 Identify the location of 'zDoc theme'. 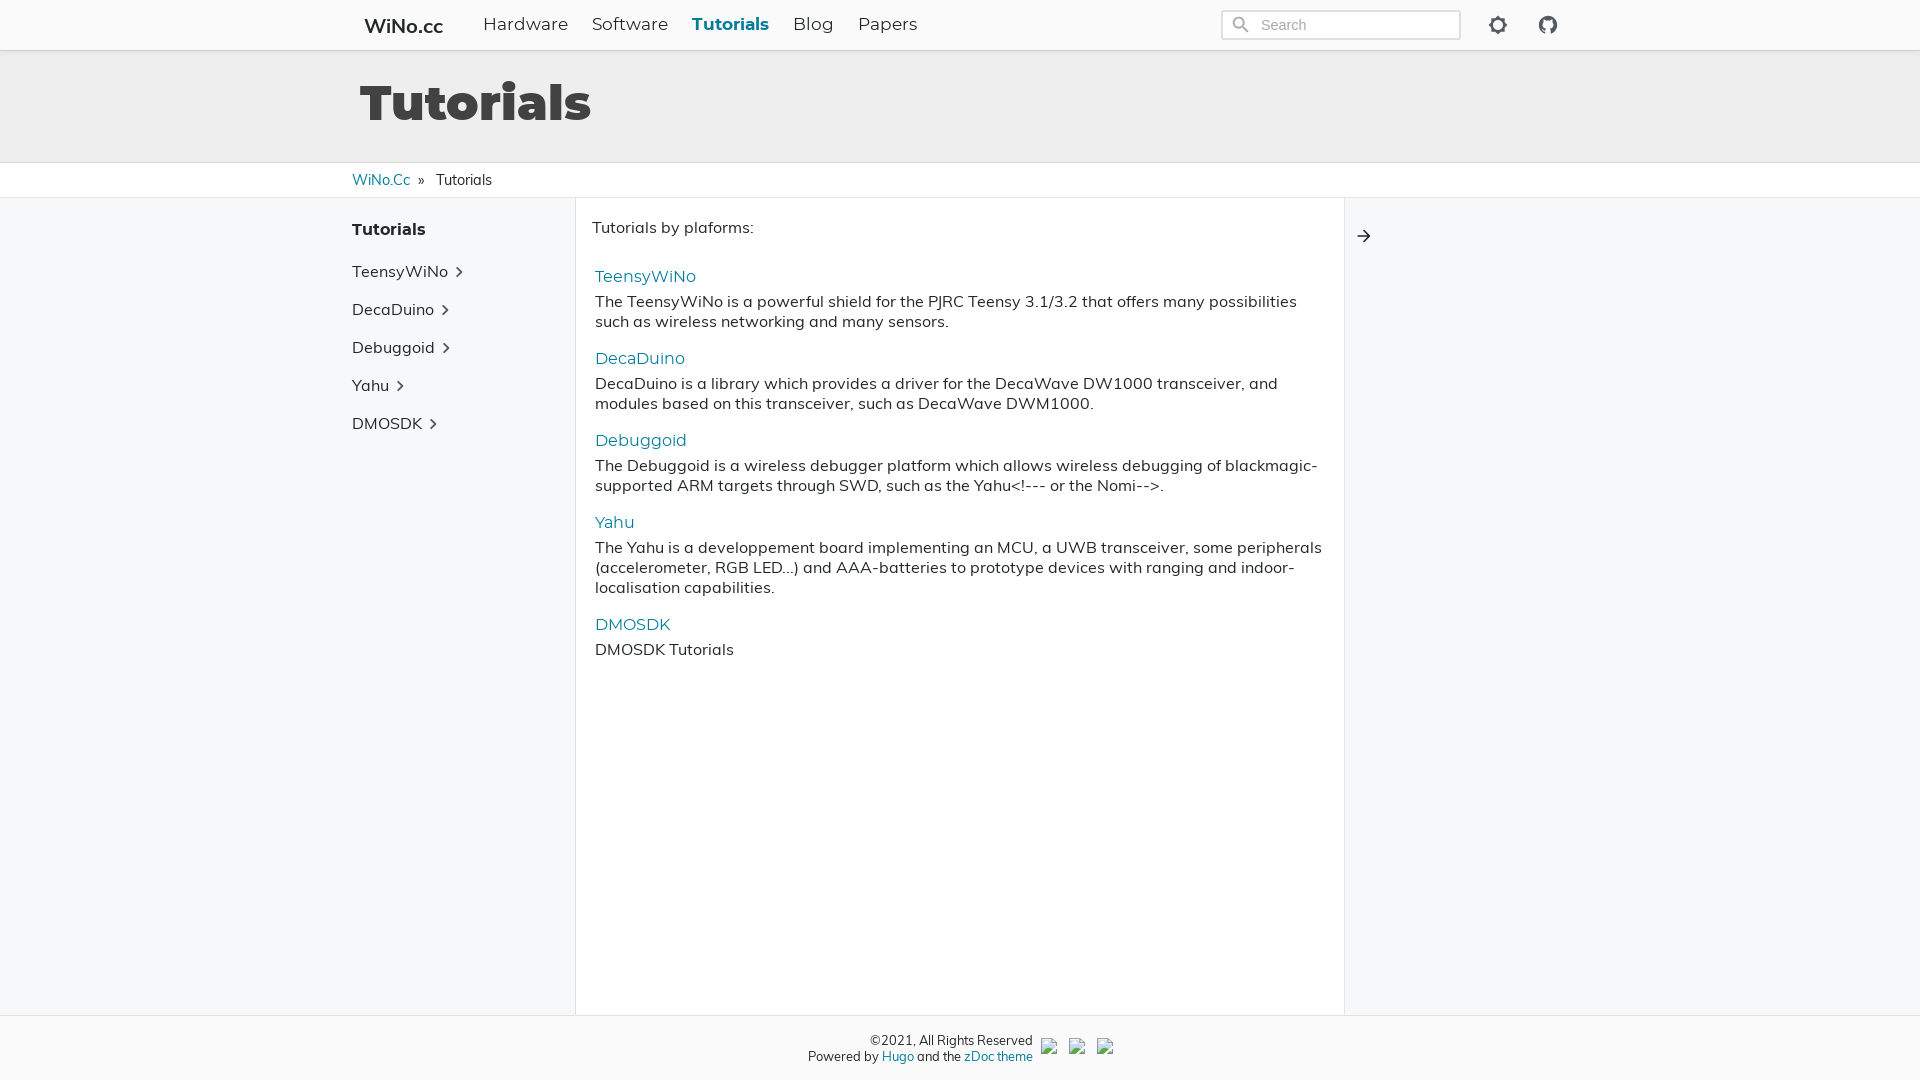
(998, 1055).